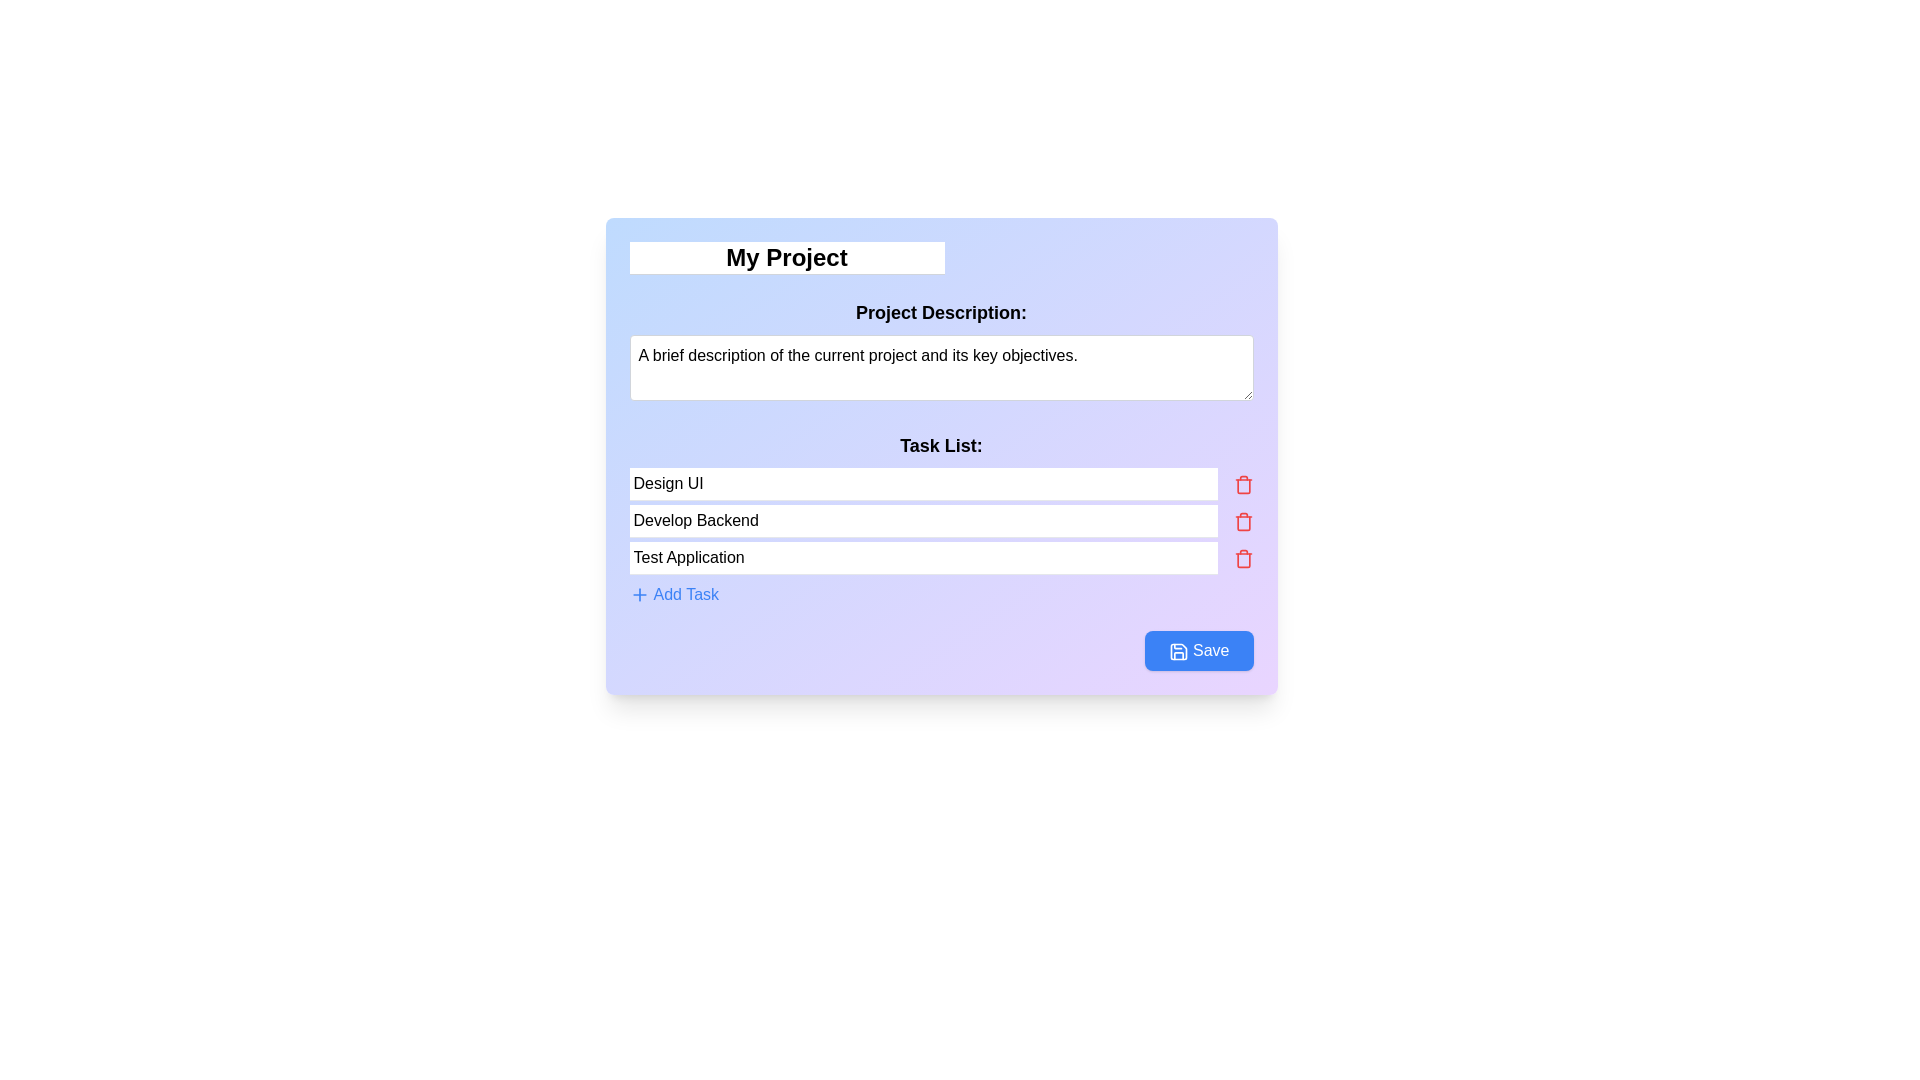  Describe the element at coordinates (1179, 651) in the screenshot. I see `the small blue disk-shaped icon resembling a floppy disk, which is located to the left of the 'Save' label within the button at the bottom-right corner of the interface` at that location.